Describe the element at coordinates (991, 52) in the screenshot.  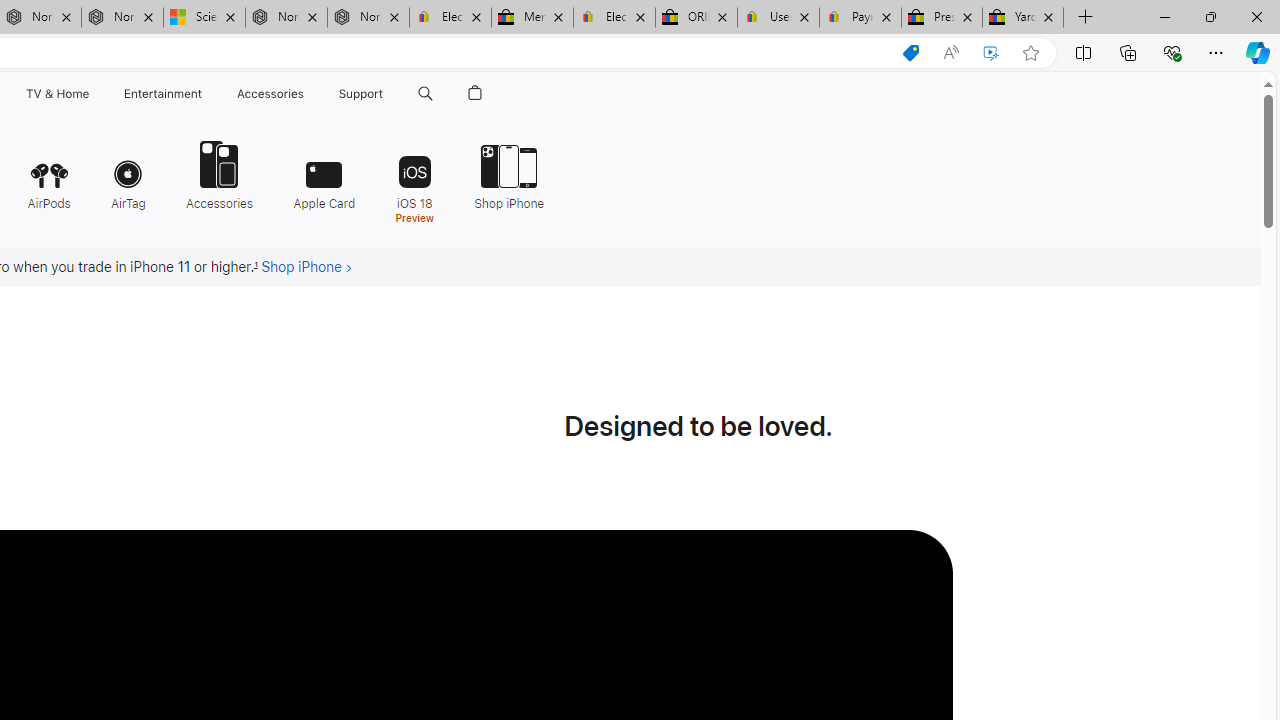
I see `'Enhance video'` at that location.